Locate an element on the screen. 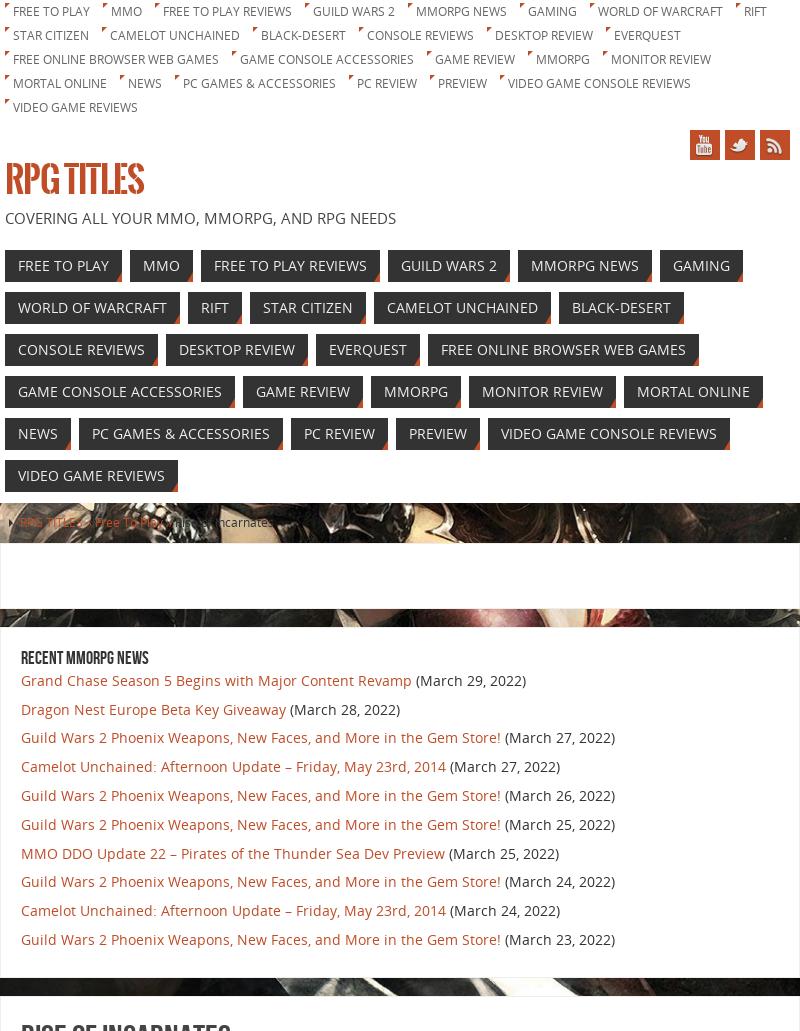  'Gaming' is located at coordinates (552, 11).